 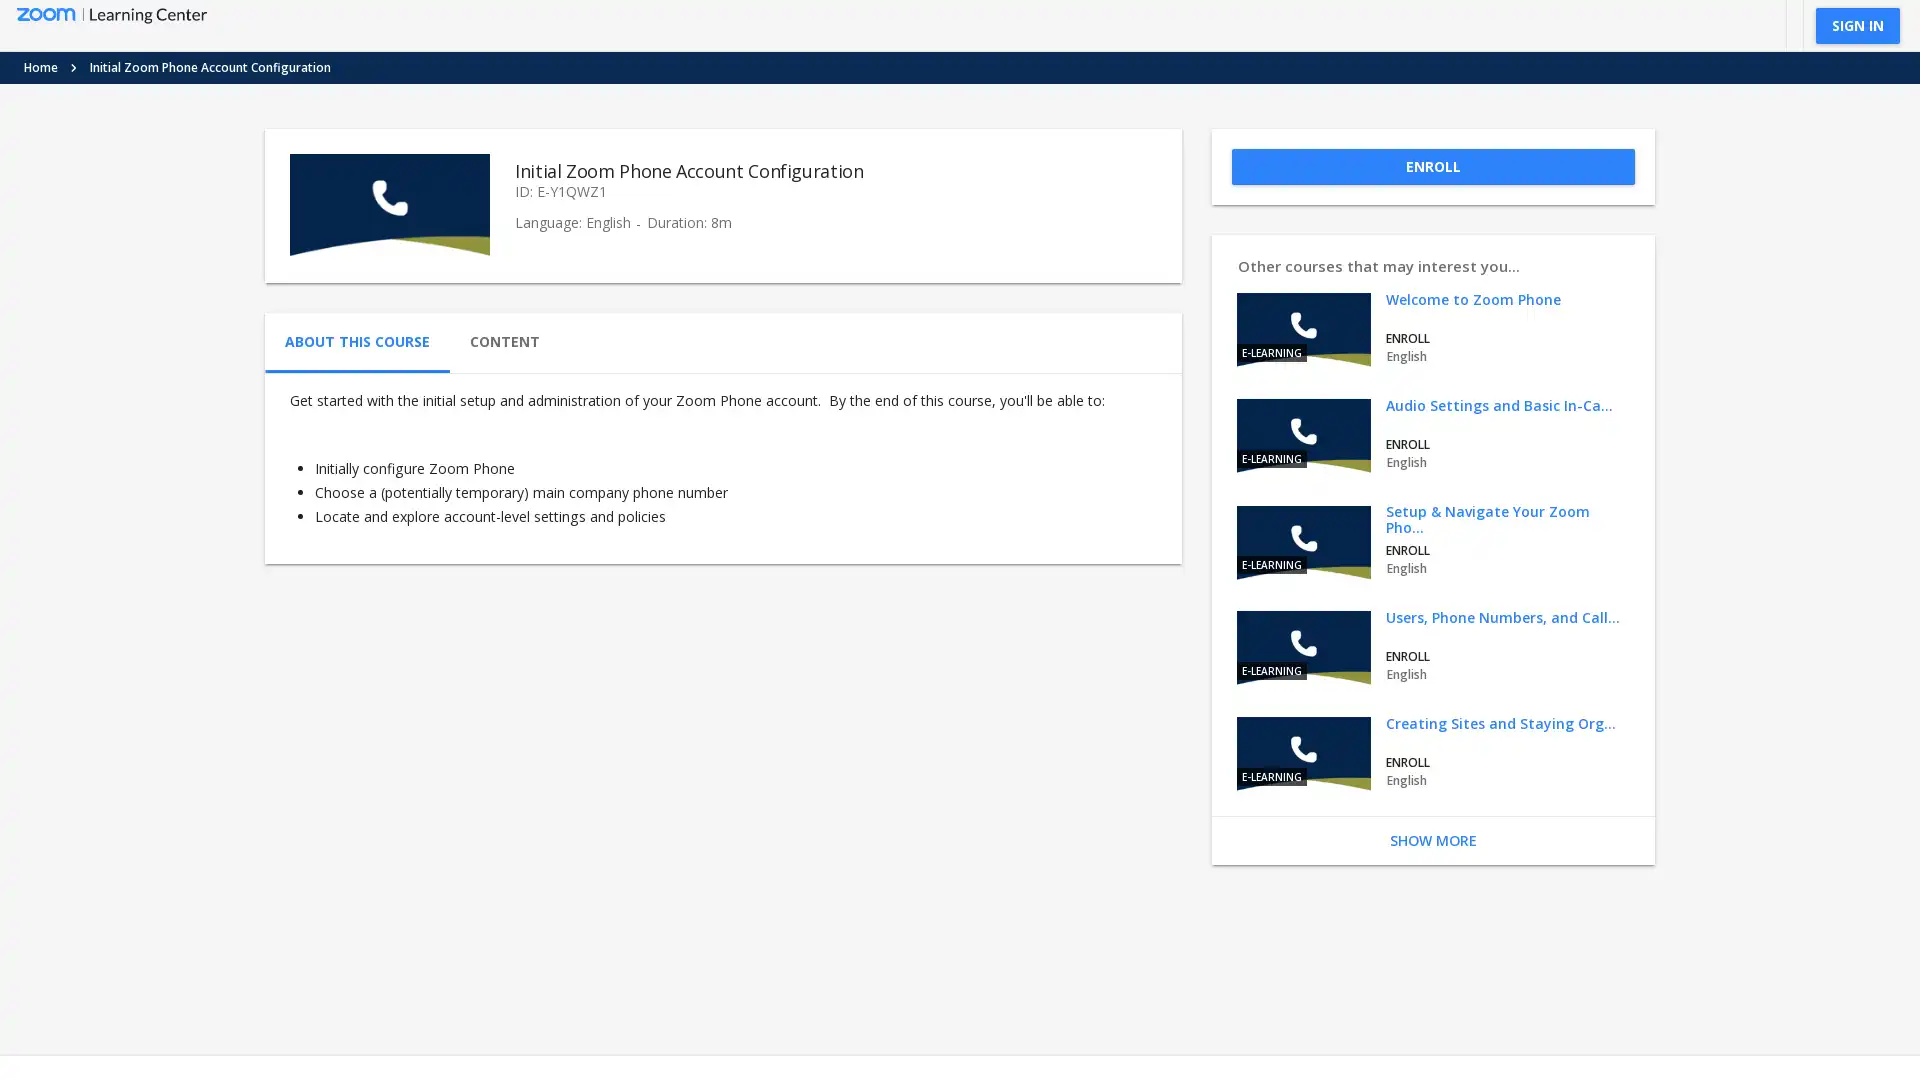 What do you see at coordinates (664, 987) in the screenshot?
I see `Cookies Settings` at bounding box center [664, 987].